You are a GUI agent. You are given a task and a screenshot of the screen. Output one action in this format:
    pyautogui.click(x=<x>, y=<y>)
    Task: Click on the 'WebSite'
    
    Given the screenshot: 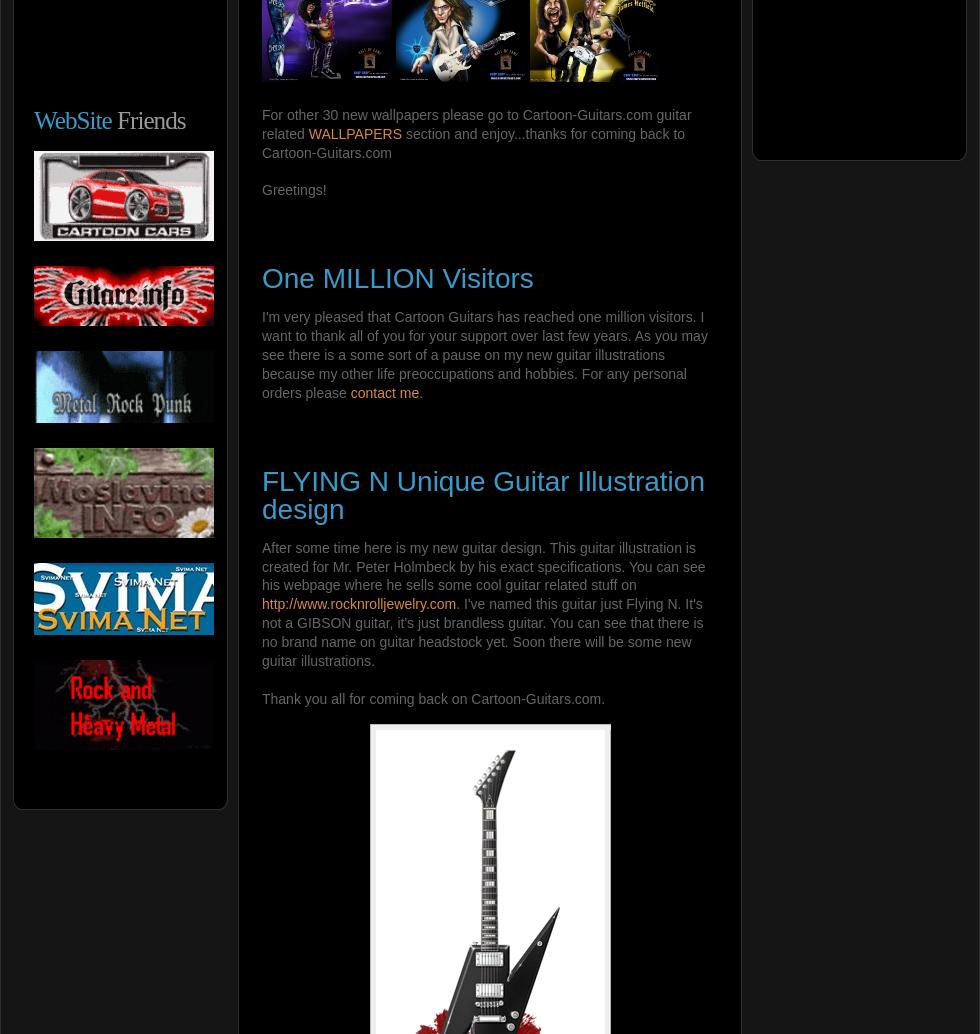 What is the action you would take?
    pyautogui.click(x=72, y=120)
    